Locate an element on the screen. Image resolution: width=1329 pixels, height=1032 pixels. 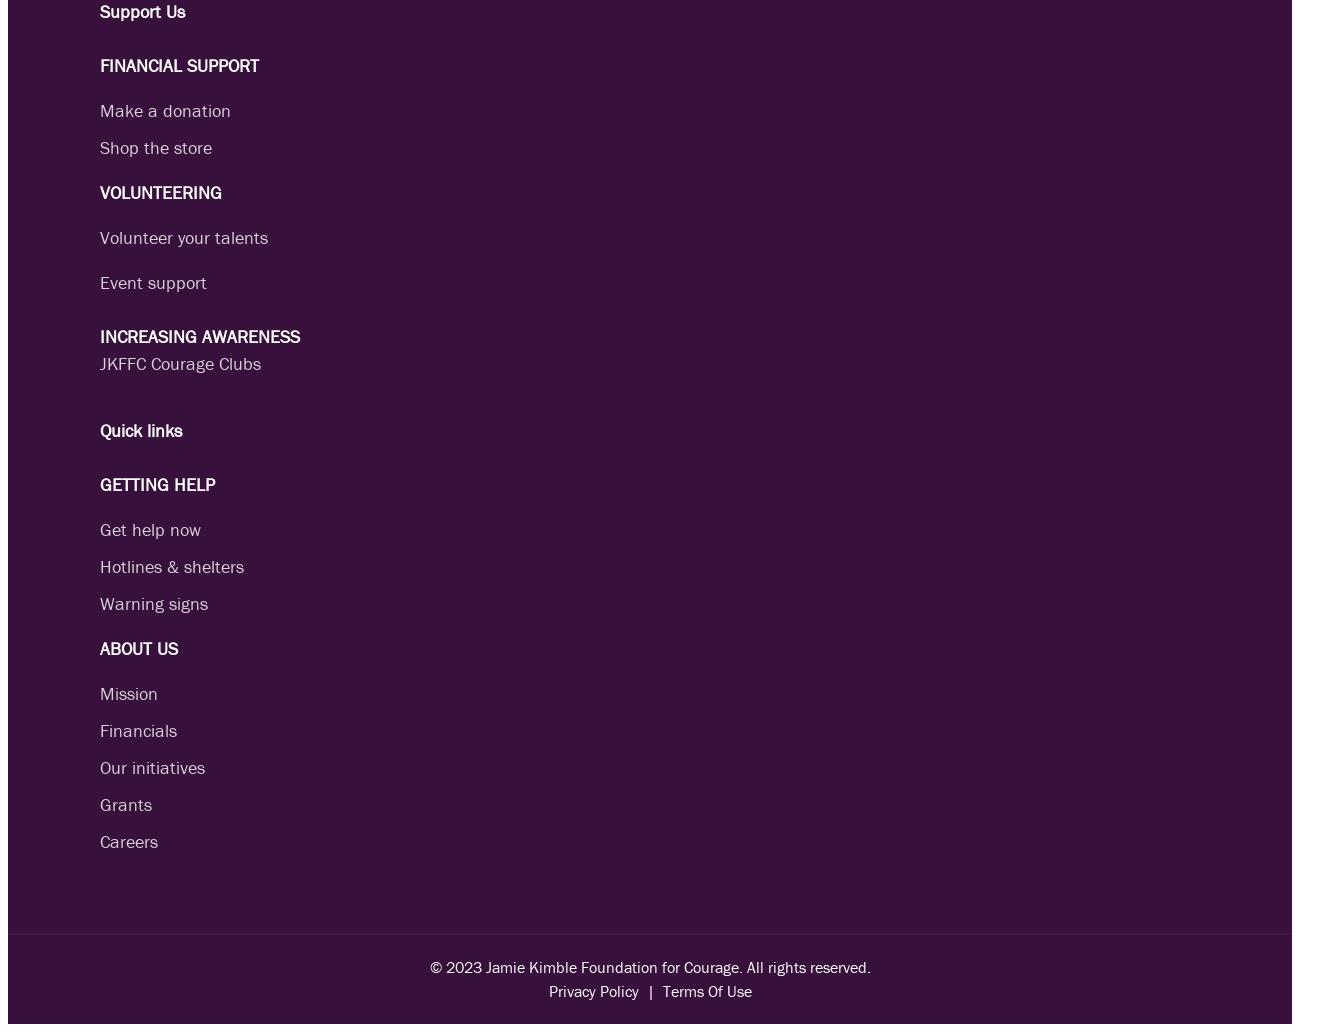
'VOLUNTEERING' is located at coordinates (160, 191).